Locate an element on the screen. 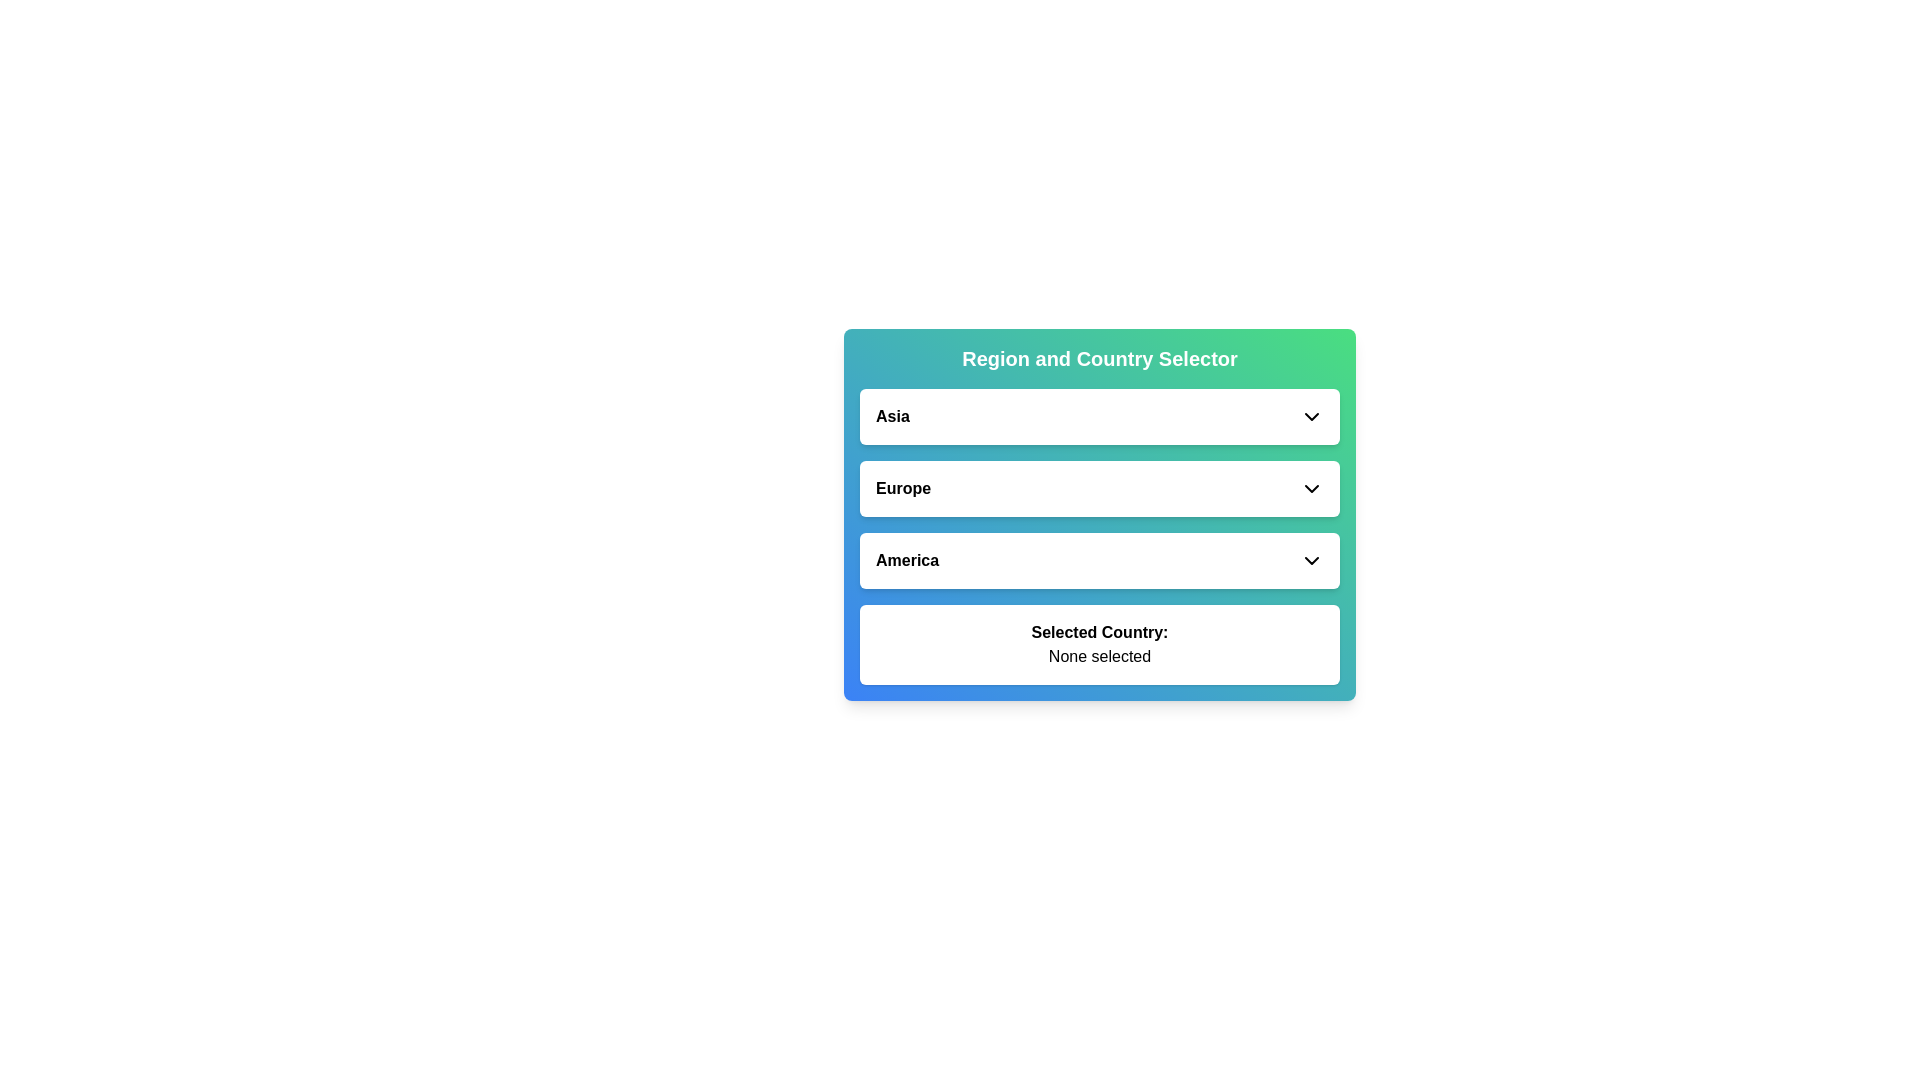  the text label displaying 'America' in the third row of the country selector menu is located at coordinates (906, 560).